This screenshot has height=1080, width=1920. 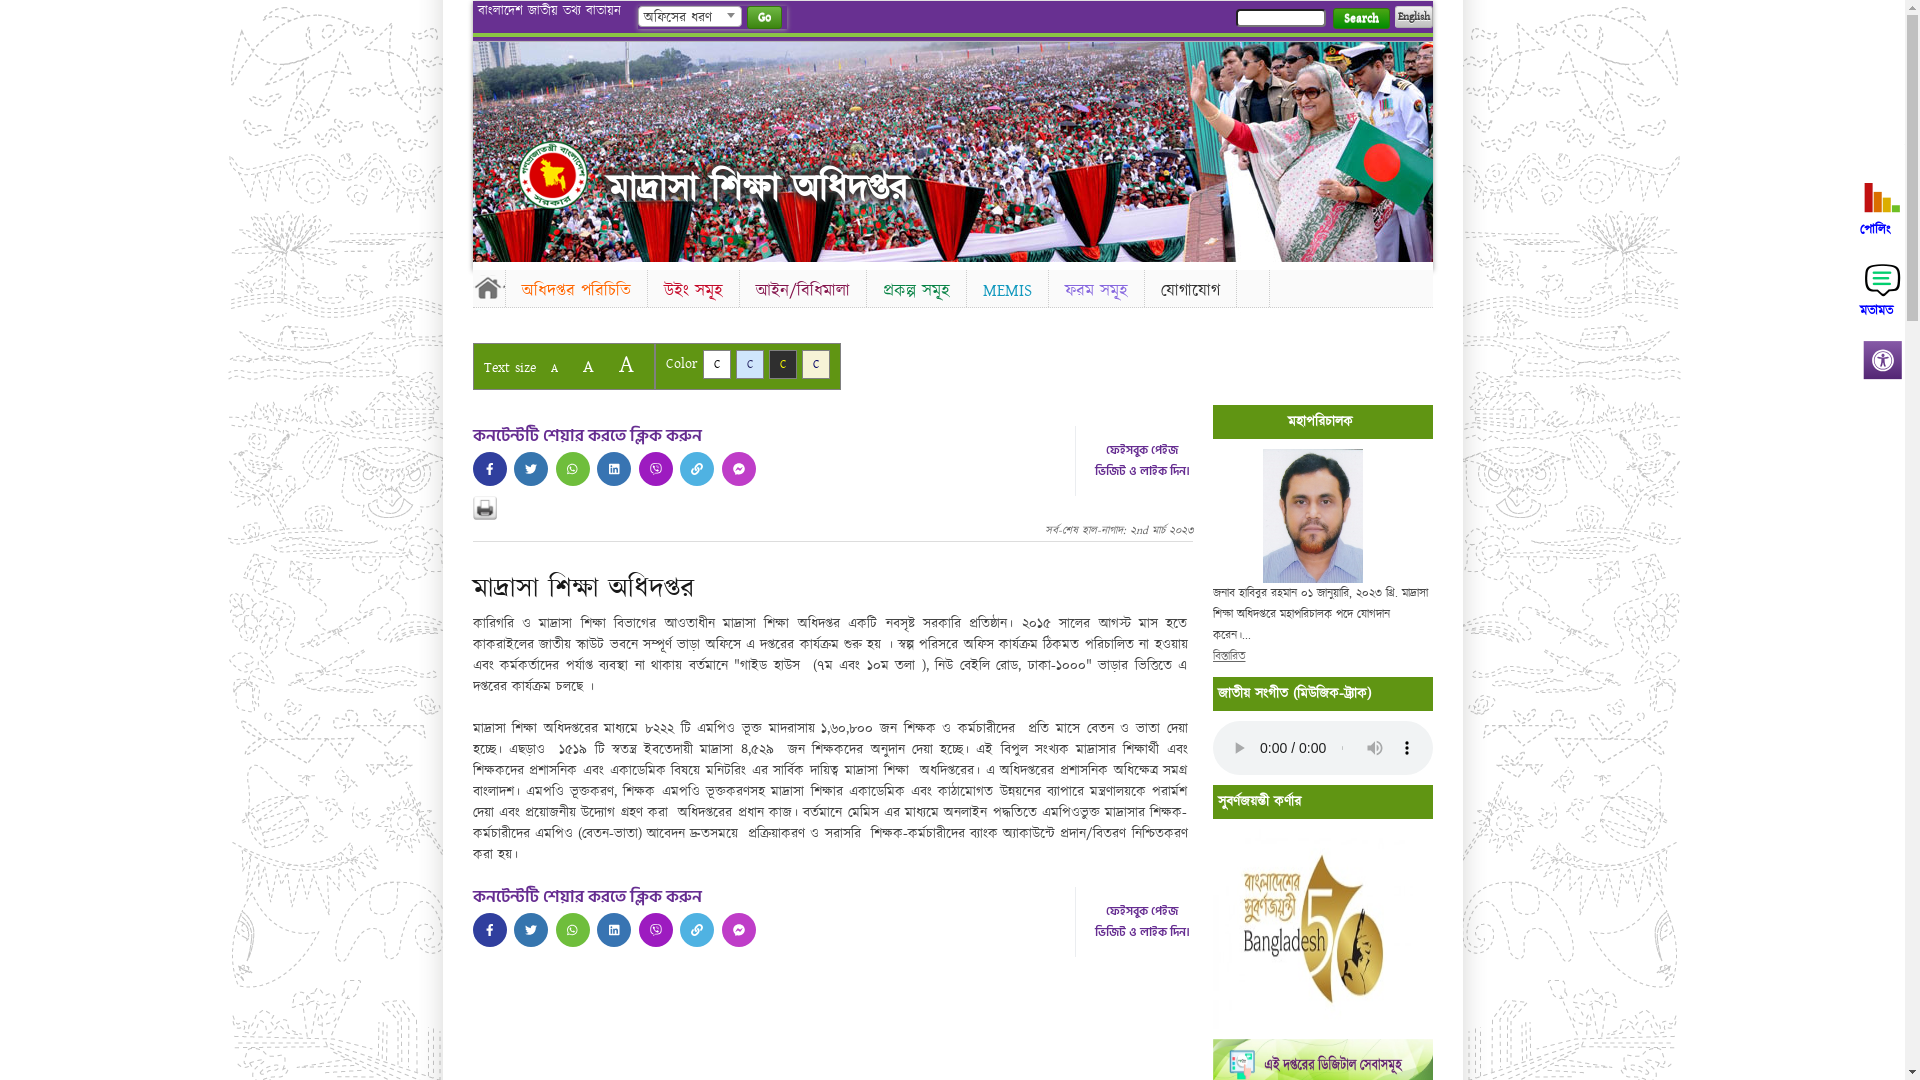 What do you see at coordinates (553, 368) in the screenshot?
I see `'A'` at bounding box center [553, 368].